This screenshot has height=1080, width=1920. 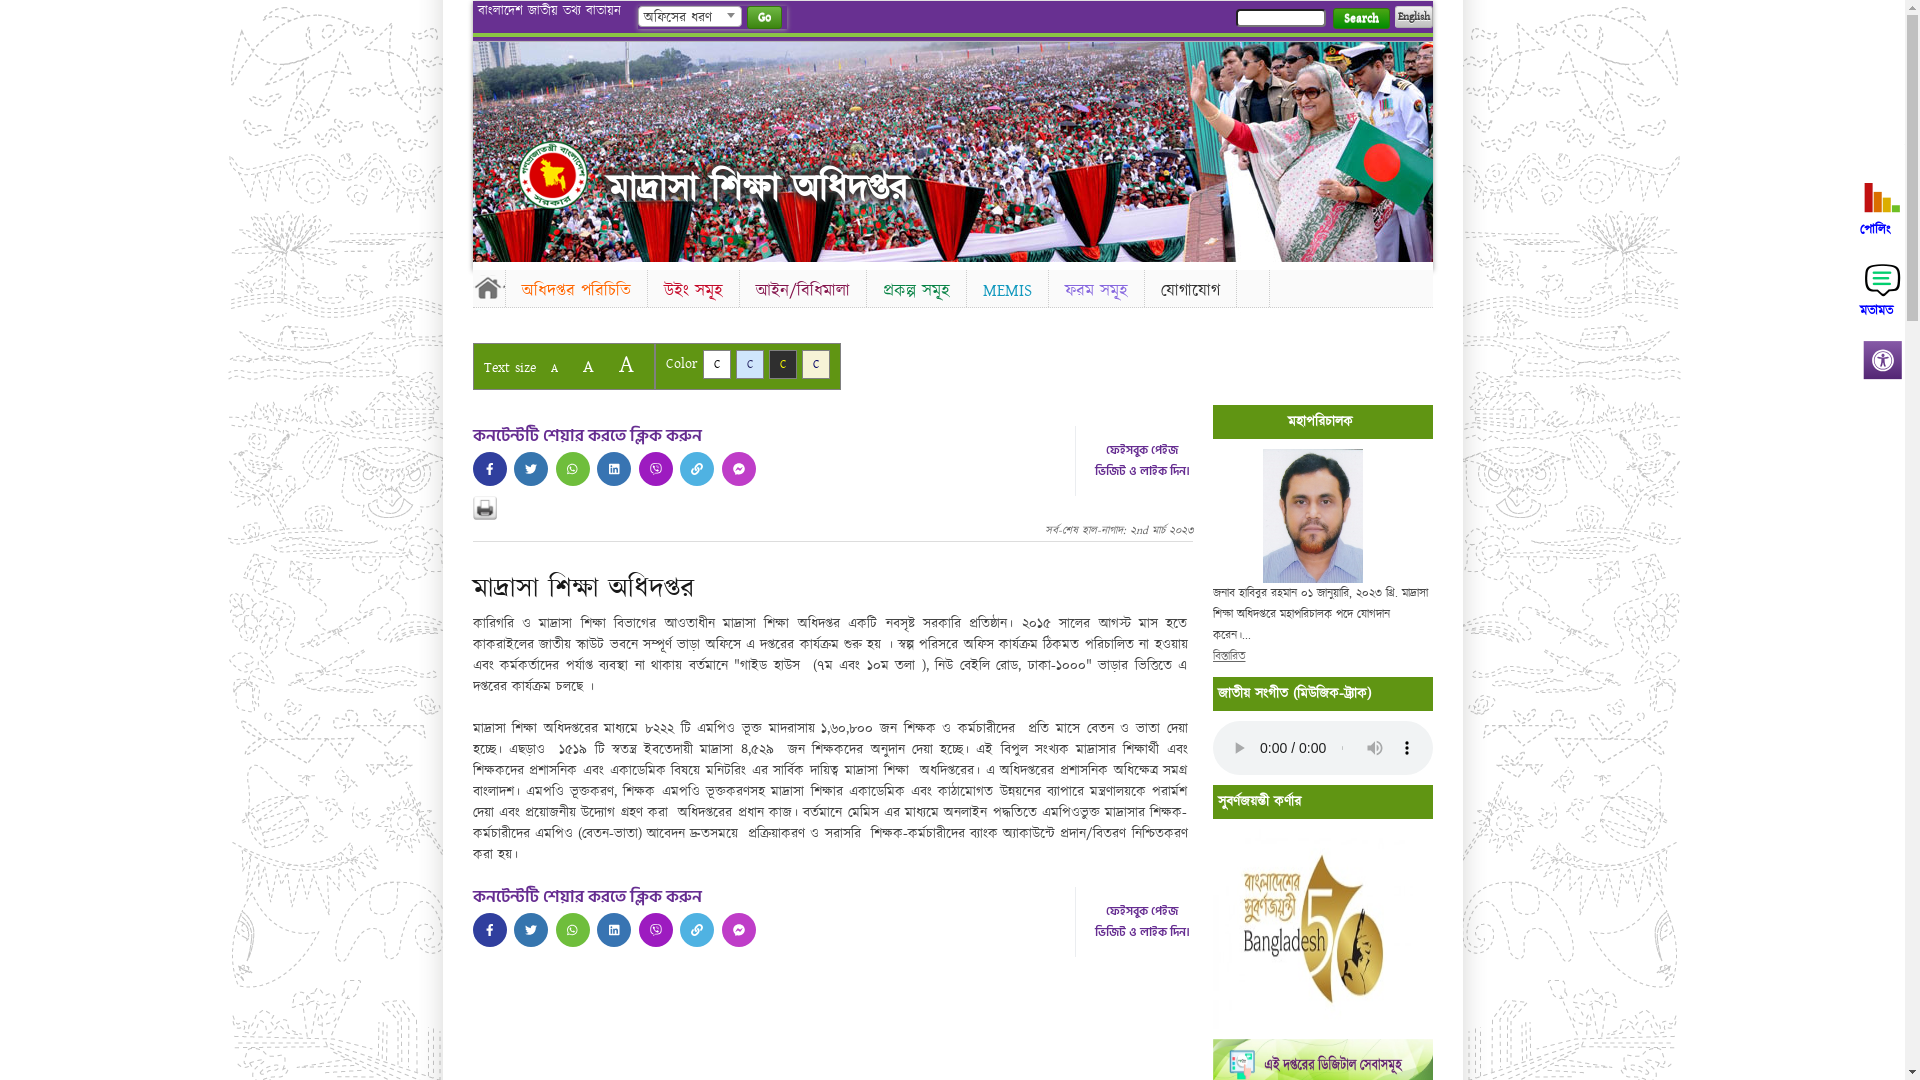 What do you see at coordinates (553, 368) in the screenshot?
I see `'A'` at bounding box center [553, 368].